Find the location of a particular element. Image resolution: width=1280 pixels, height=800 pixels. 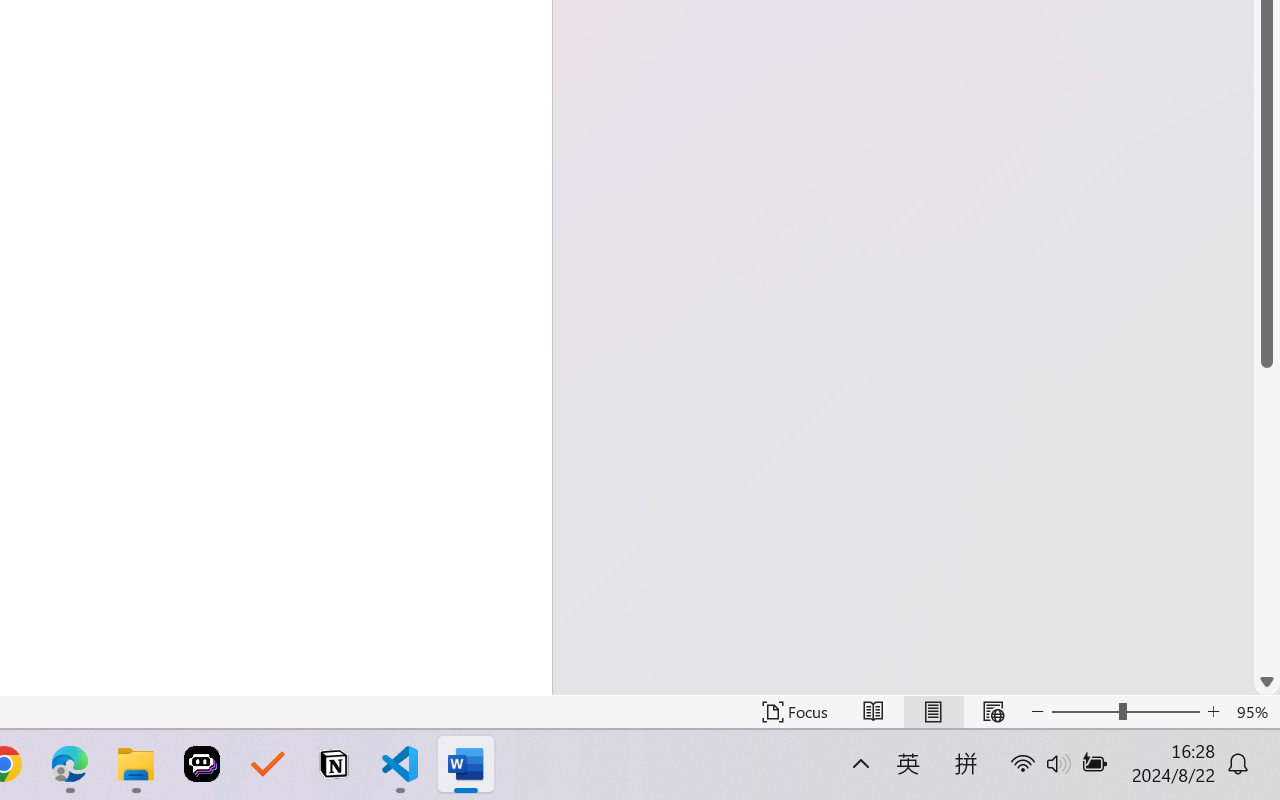

'Zoom 95%' is located at coordinates (1252, 711).